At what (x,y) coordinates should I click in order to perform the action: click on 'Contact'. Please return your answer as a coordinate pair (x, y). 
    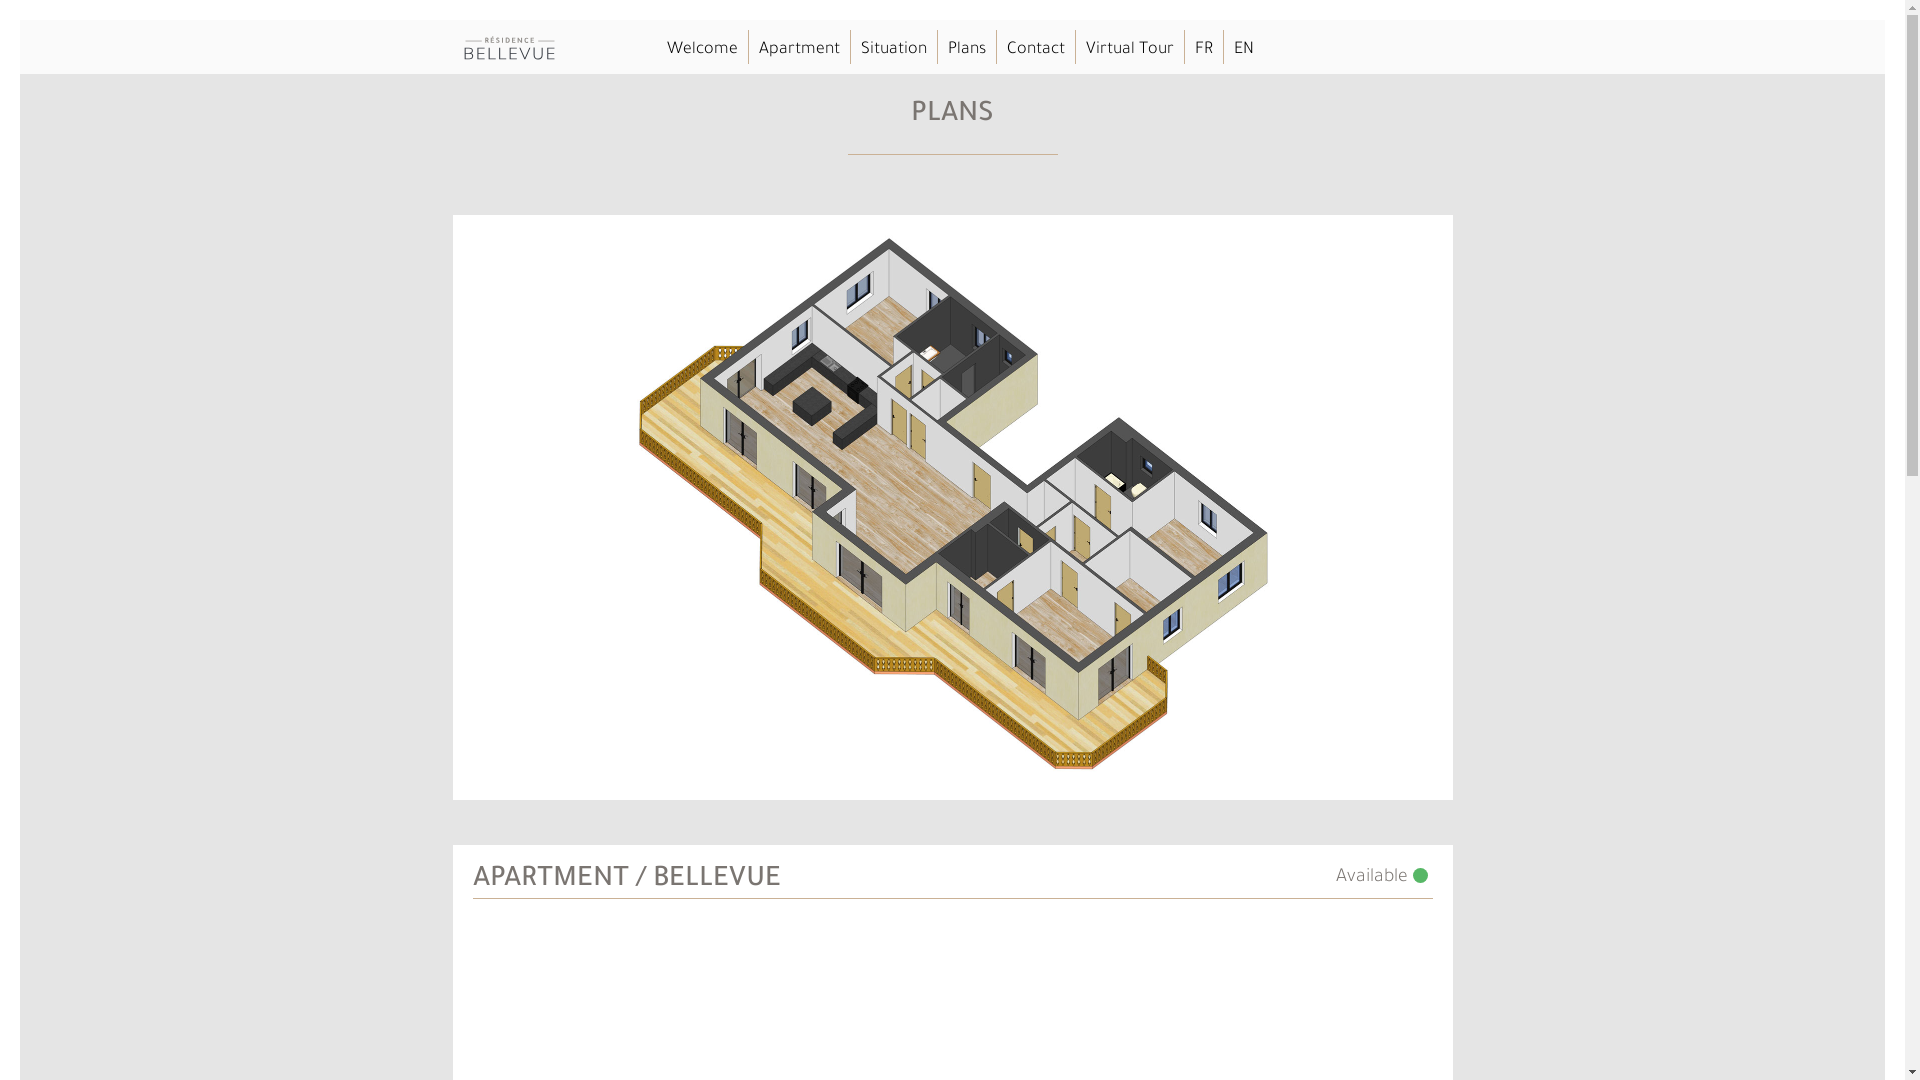
    Looking at the image, I should click on (1035, 49).